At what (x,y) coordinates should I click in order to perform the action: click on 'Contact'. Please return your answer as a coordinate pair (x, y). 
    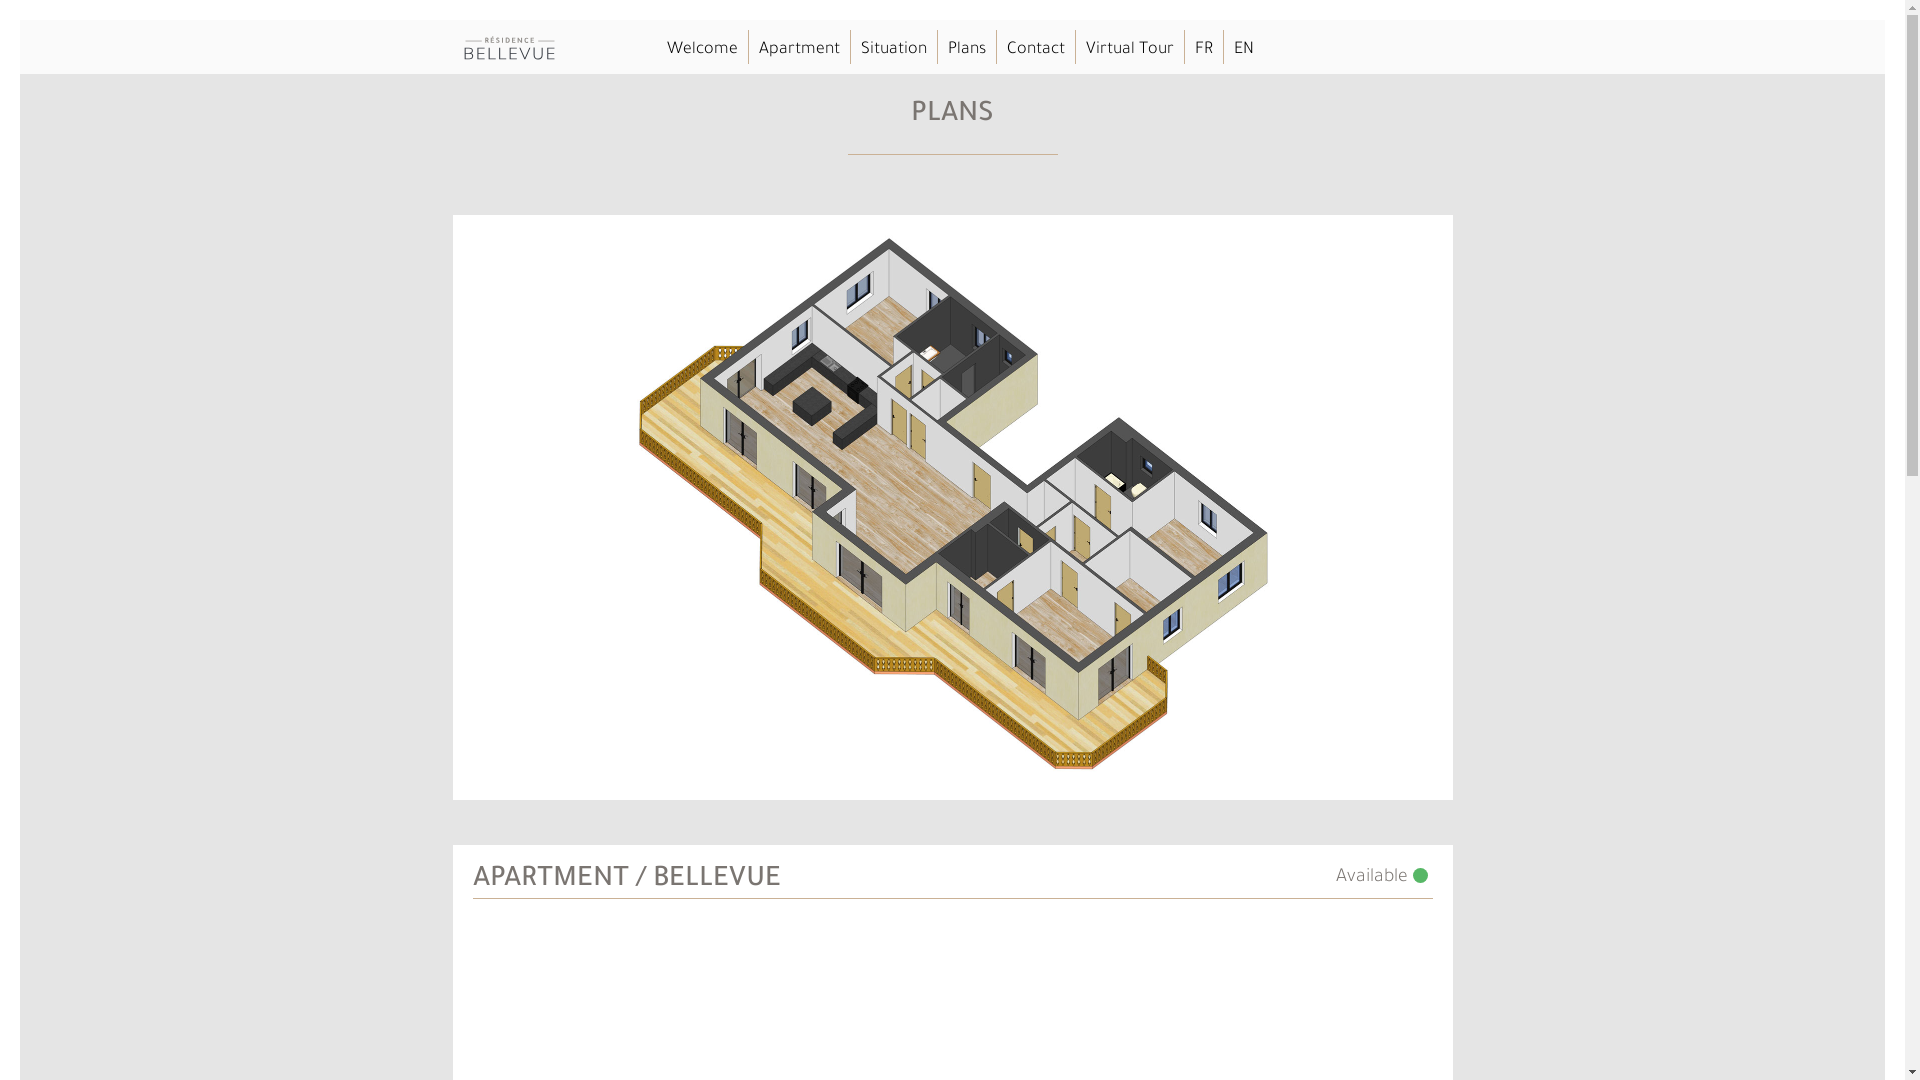
    Looking at the image, I should click on (1035, 49).